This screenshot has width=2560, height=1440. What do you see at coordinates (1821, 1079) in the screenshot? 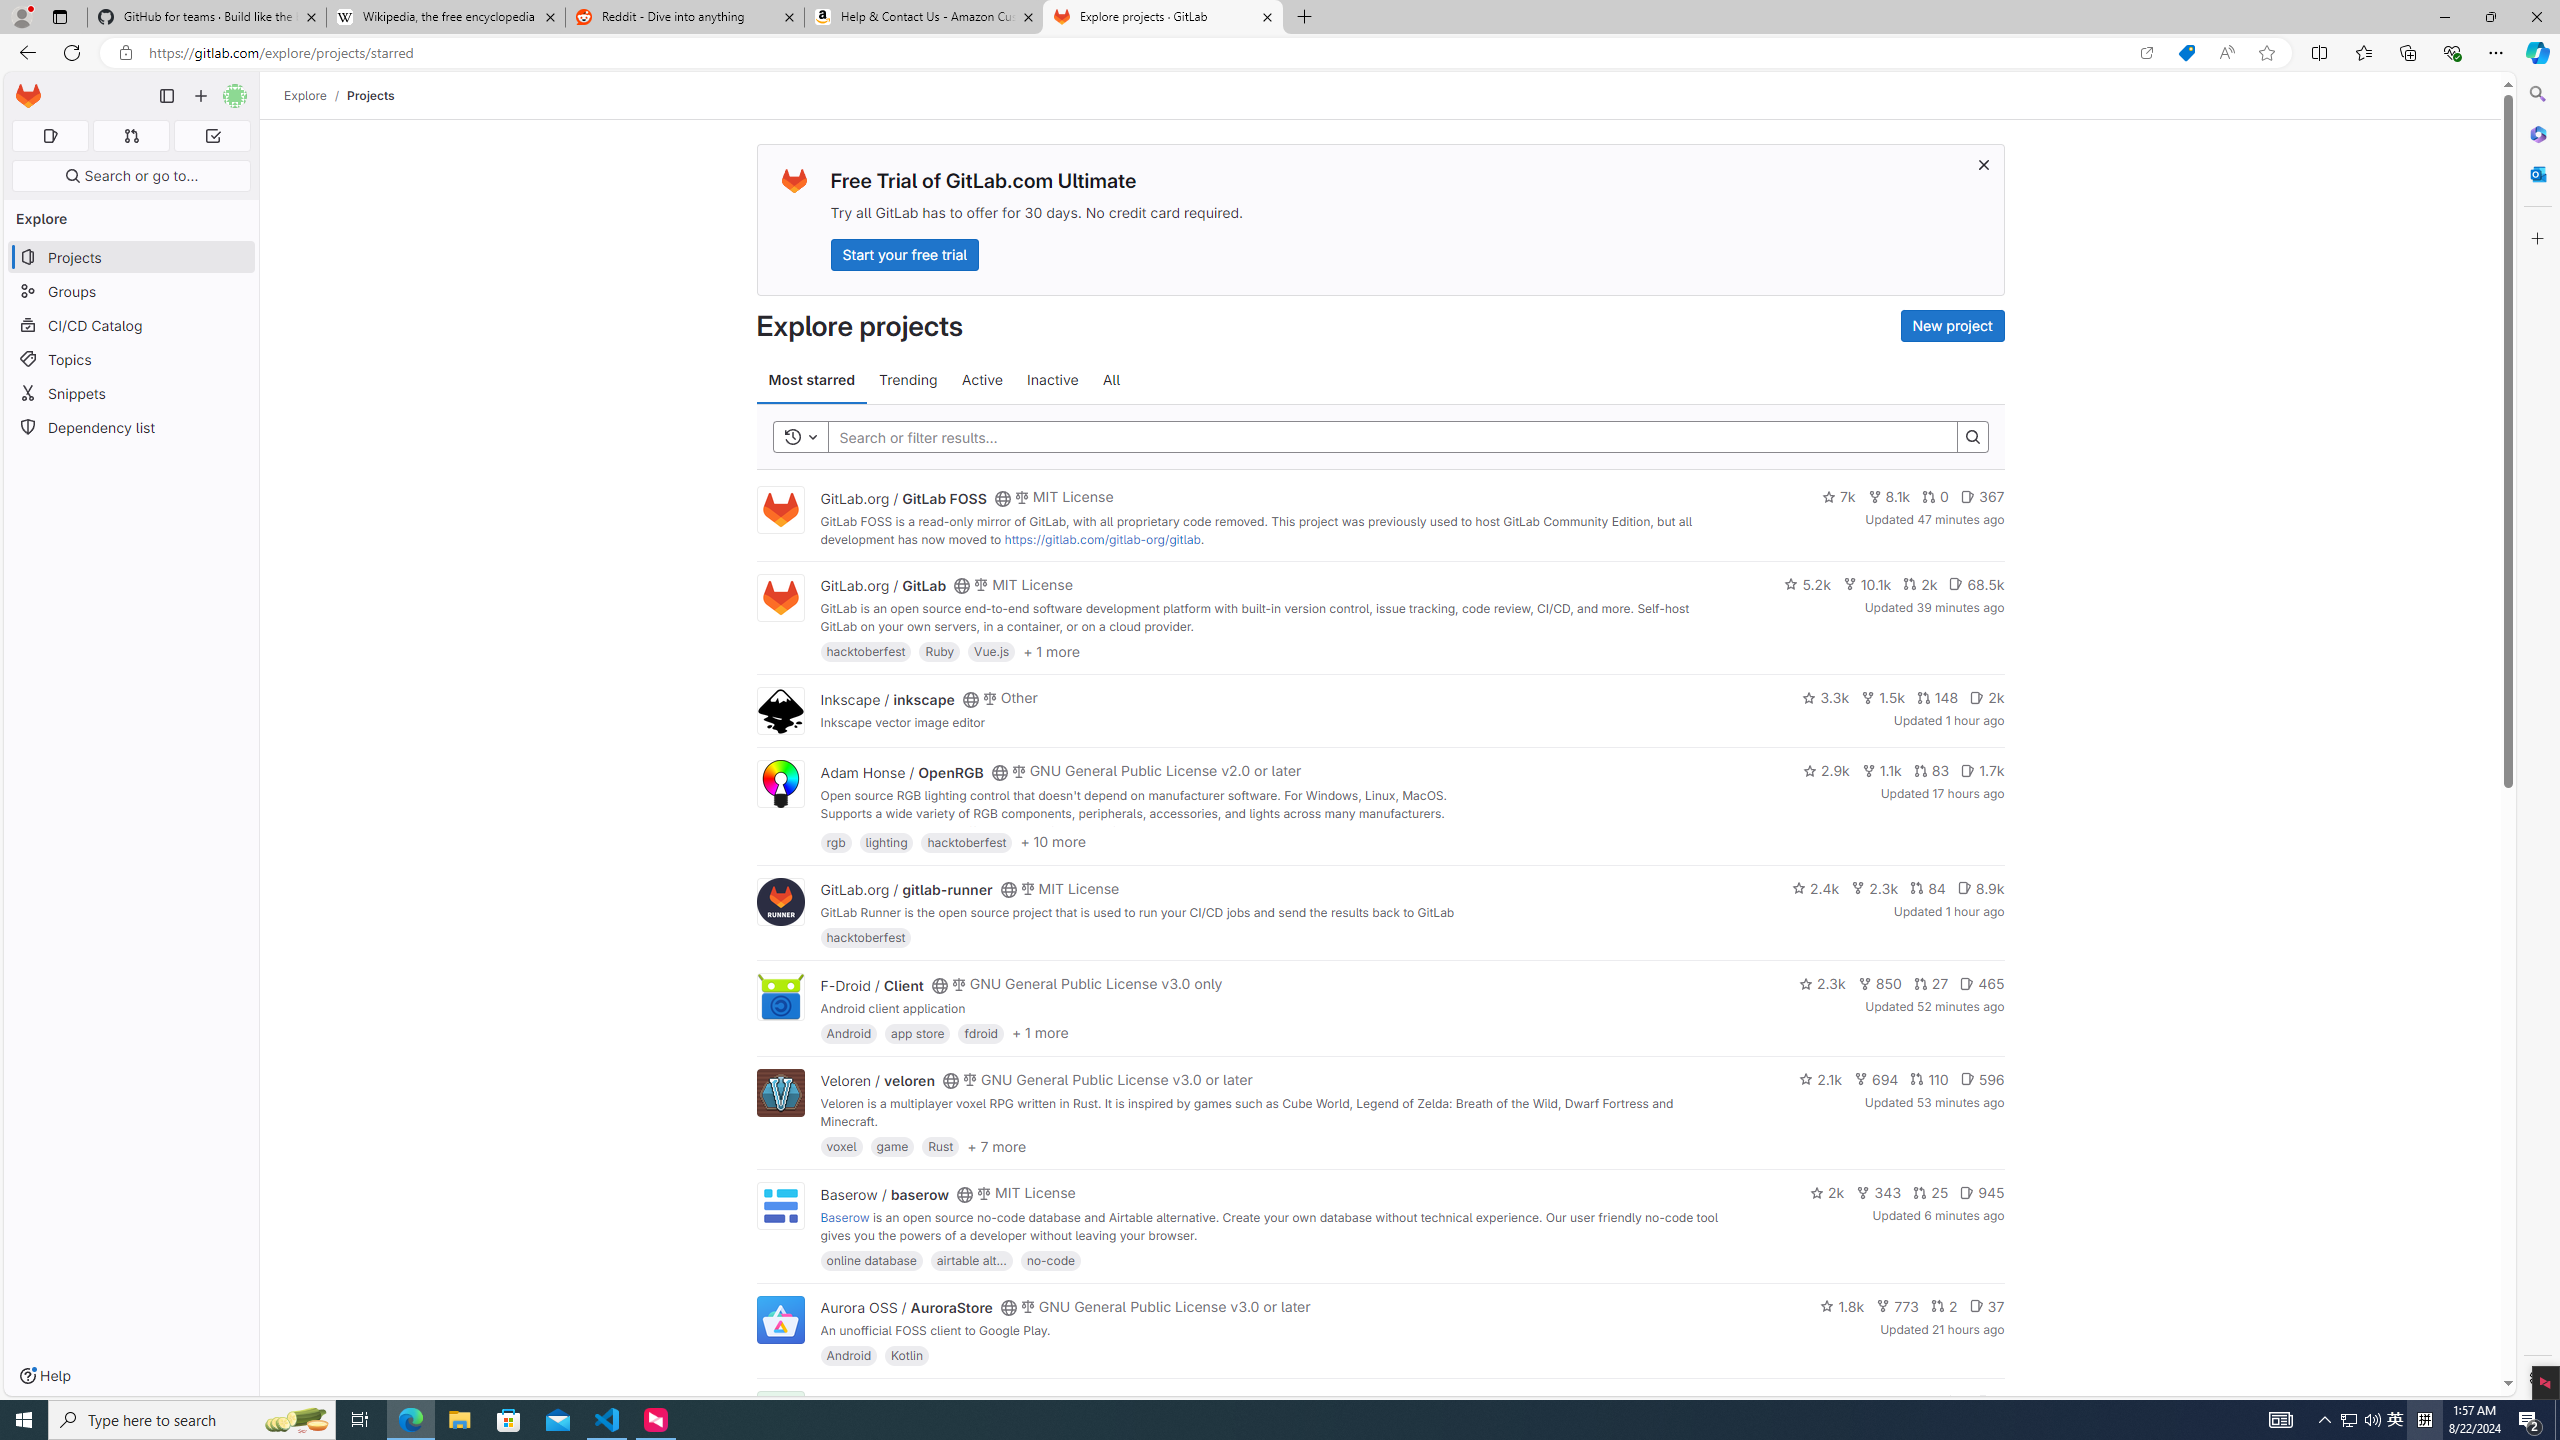
I see `'2.1k'` at bounding box center [1821, 1079].